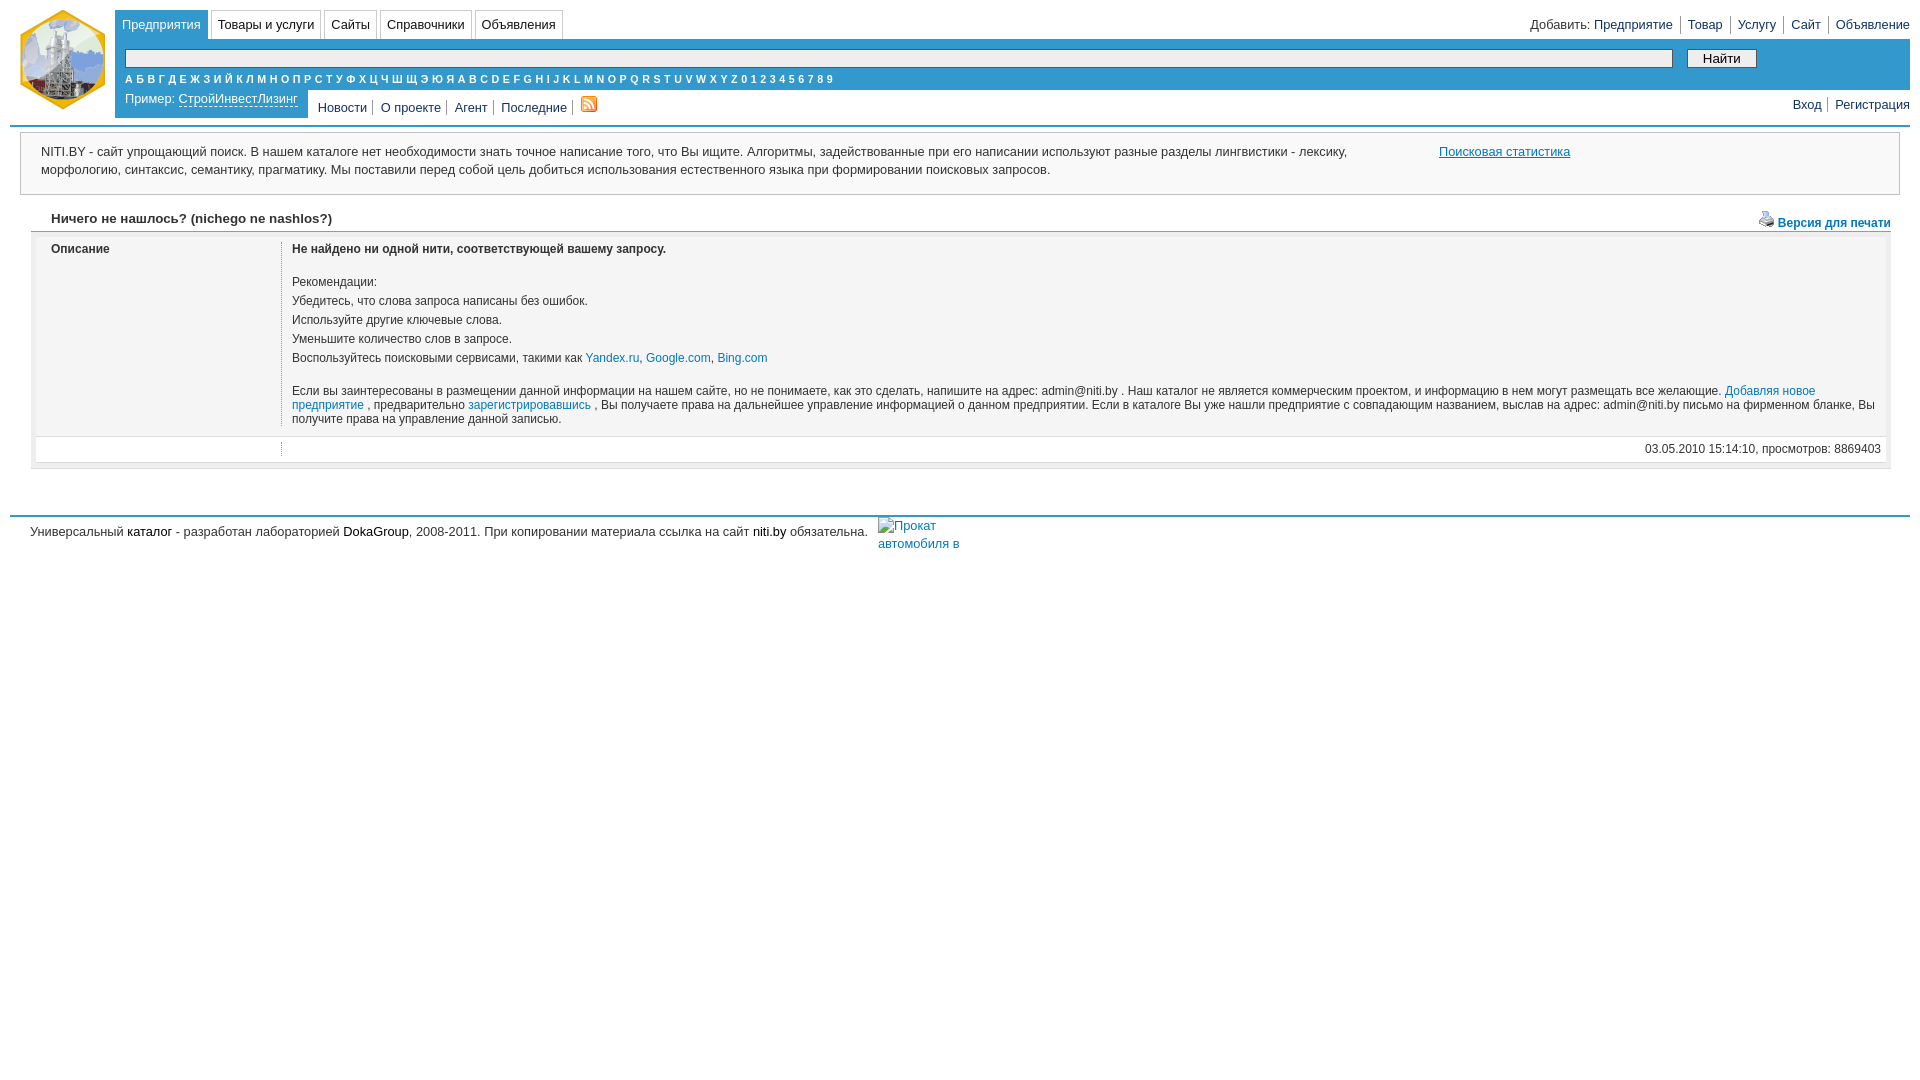 This screenshot has width=1920, height=1080. Describe the element at coordinates (491, 77) in the screenshot. I see `'D'` at that location.